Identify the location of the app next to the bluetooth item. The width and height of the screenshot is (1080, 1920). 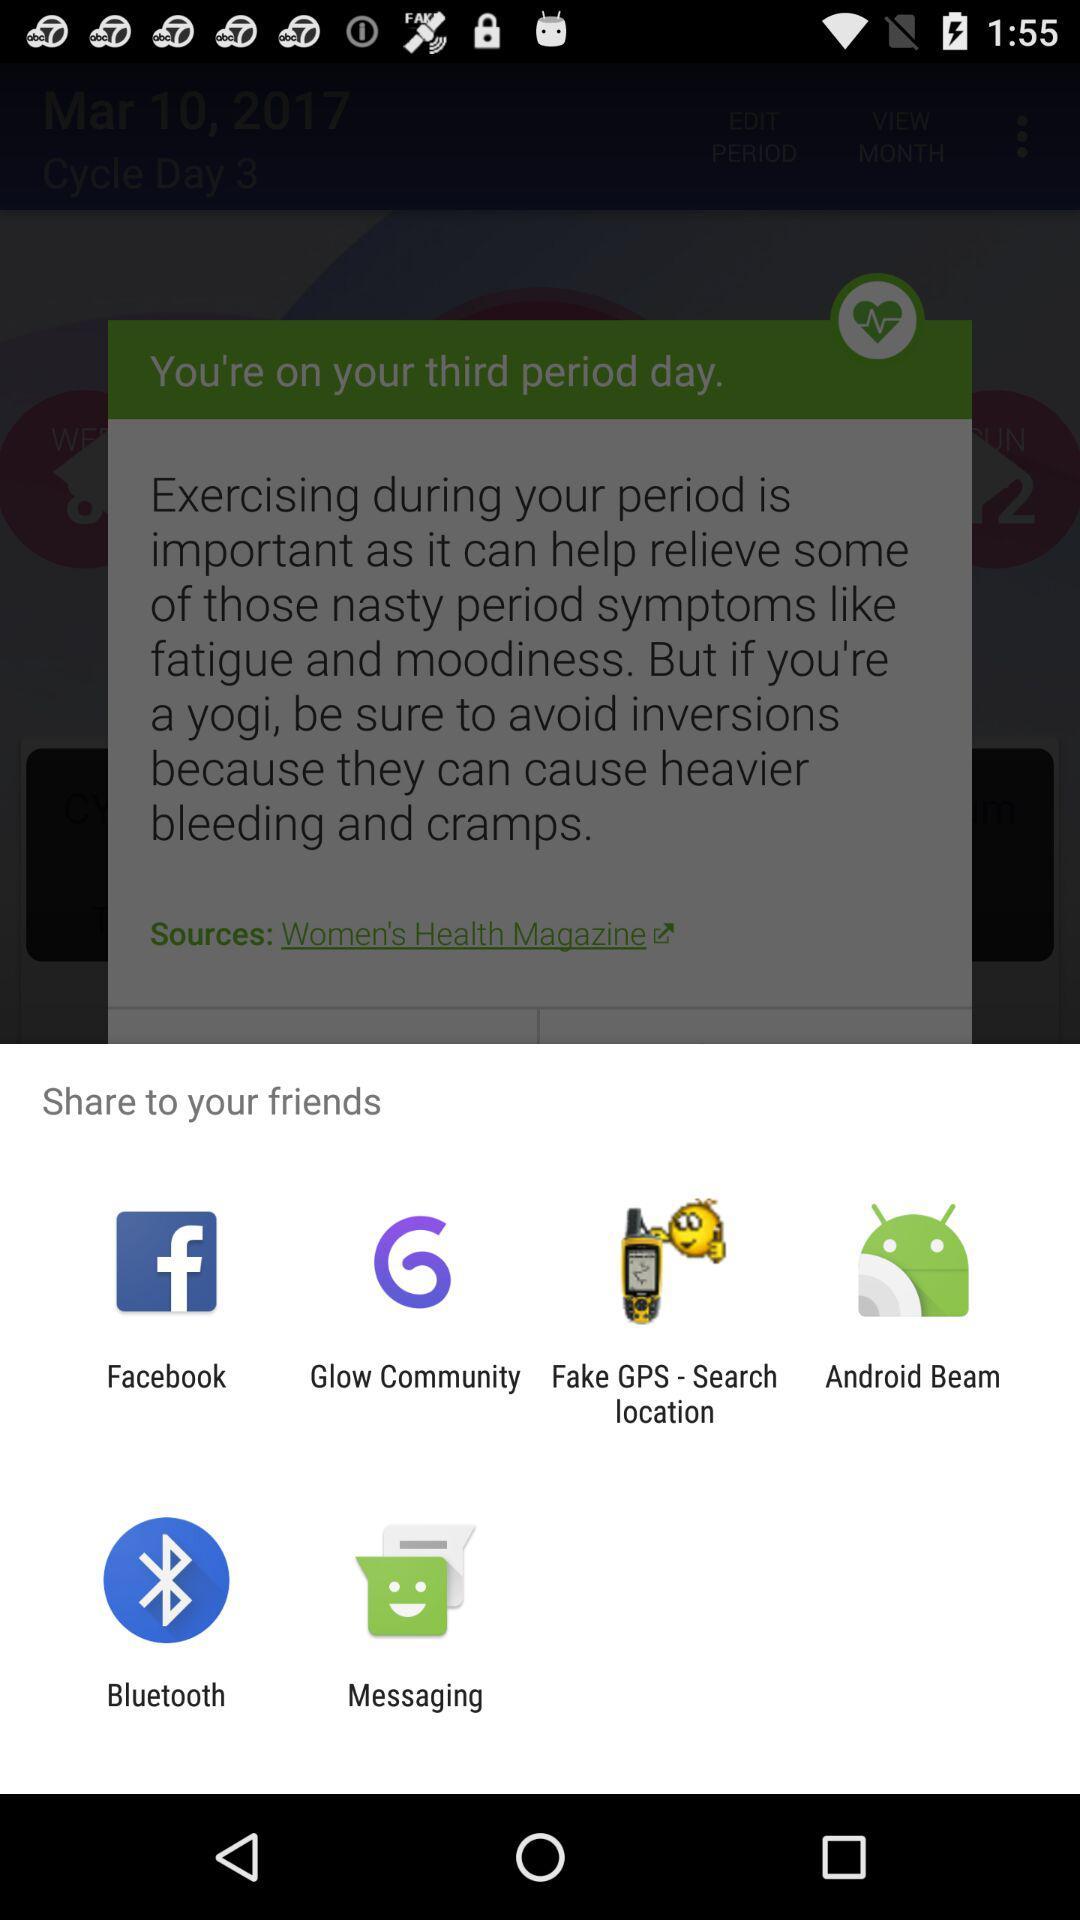
(414, 1711).